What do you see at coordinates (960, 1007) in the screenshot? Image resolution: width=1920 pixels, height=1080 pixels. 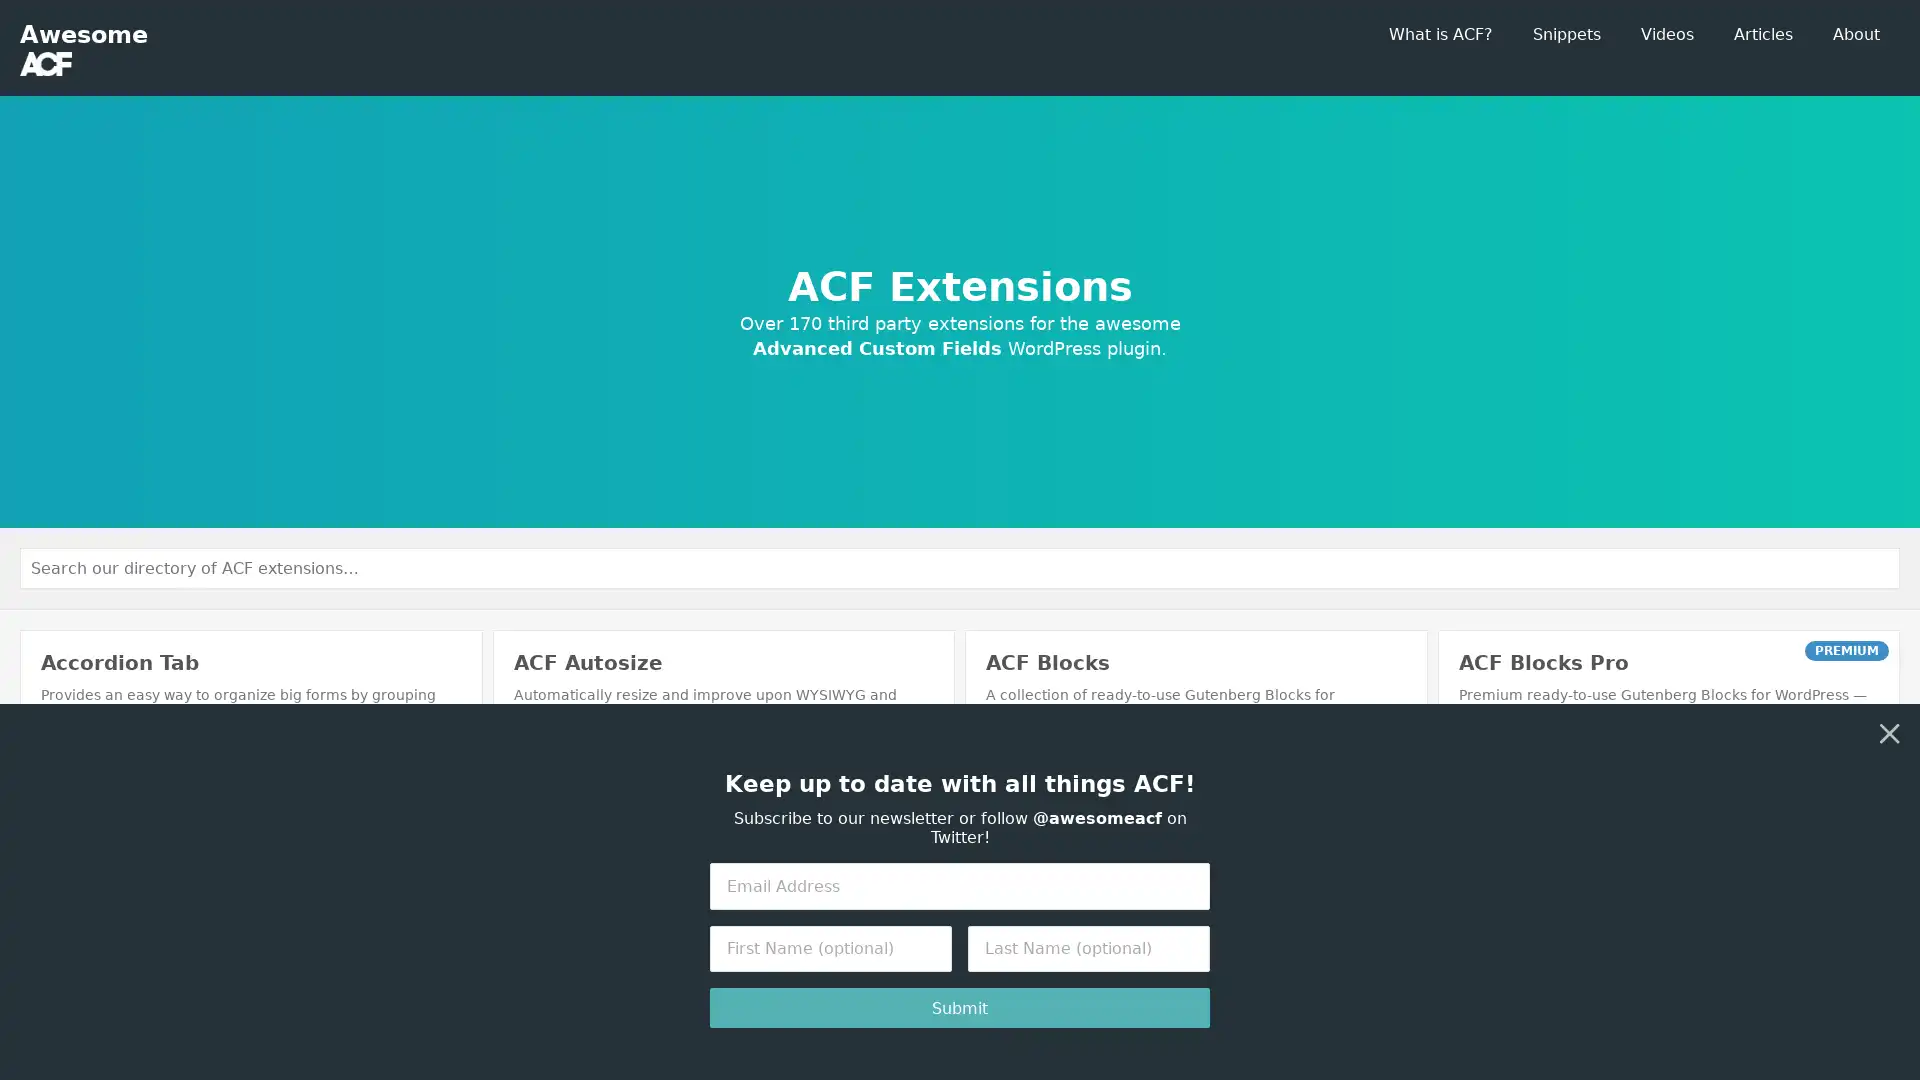 I see `Submit` at bounding box center [960, 1007].